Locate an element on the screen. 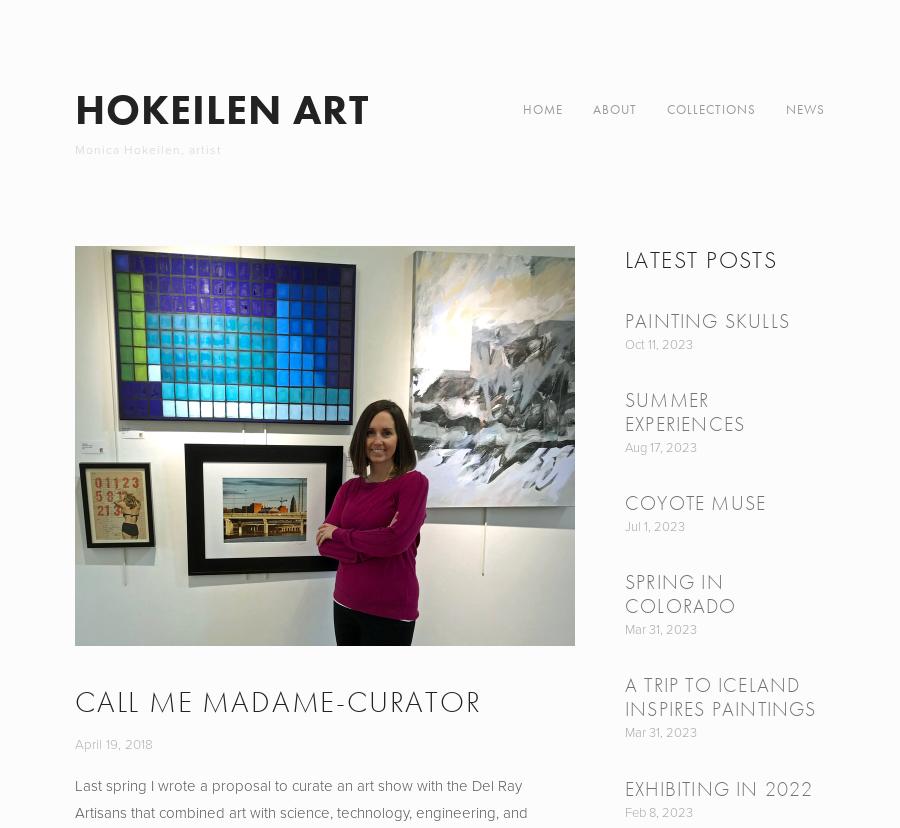 This screenshot has height=828, width=900. 'Summer Experiences' is located at coordinates (683, 410).